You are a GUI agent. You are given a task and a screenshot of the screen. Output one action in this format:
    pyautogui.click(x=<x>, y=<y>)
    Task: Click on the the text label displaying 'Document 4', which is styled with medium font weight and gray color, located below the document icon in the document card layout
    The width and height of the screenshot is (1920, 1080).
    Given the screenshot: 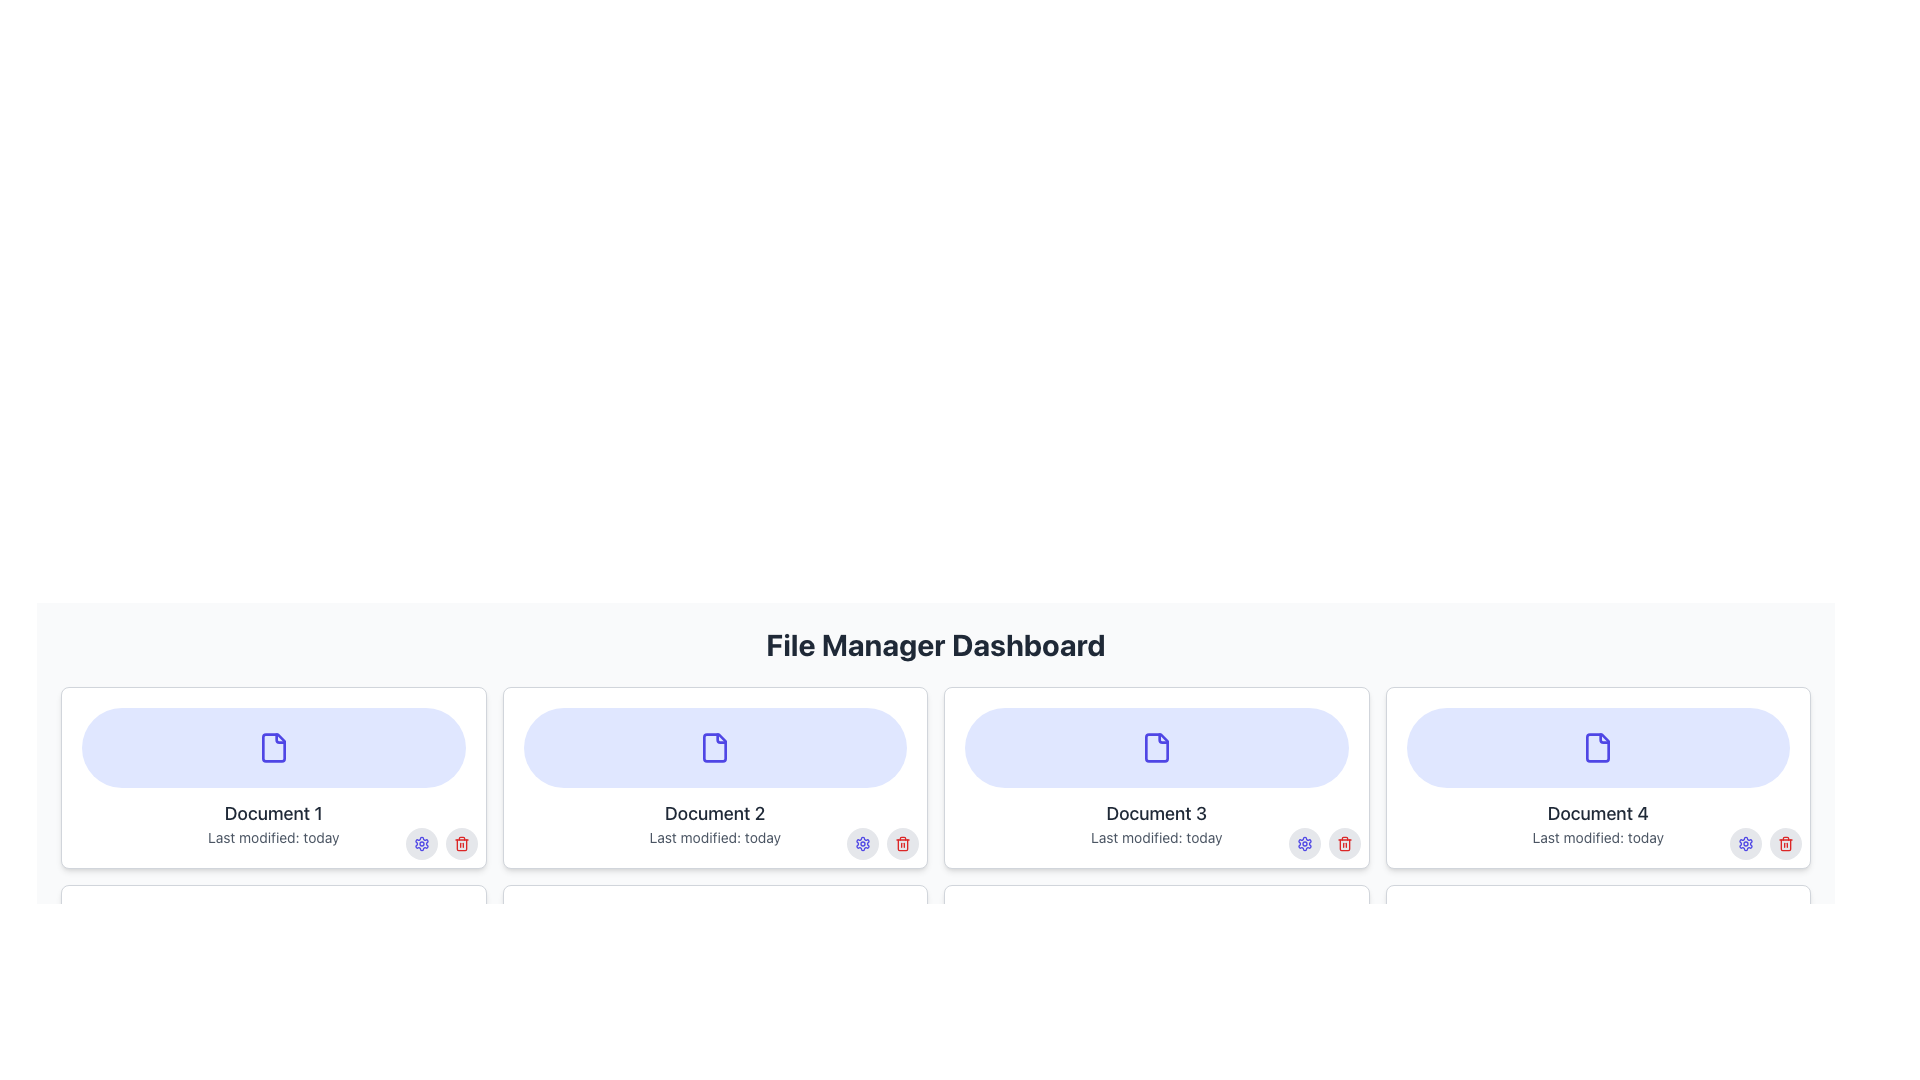 What is the action you would take?
    pyautogui.click(x=1597, y=813)
    